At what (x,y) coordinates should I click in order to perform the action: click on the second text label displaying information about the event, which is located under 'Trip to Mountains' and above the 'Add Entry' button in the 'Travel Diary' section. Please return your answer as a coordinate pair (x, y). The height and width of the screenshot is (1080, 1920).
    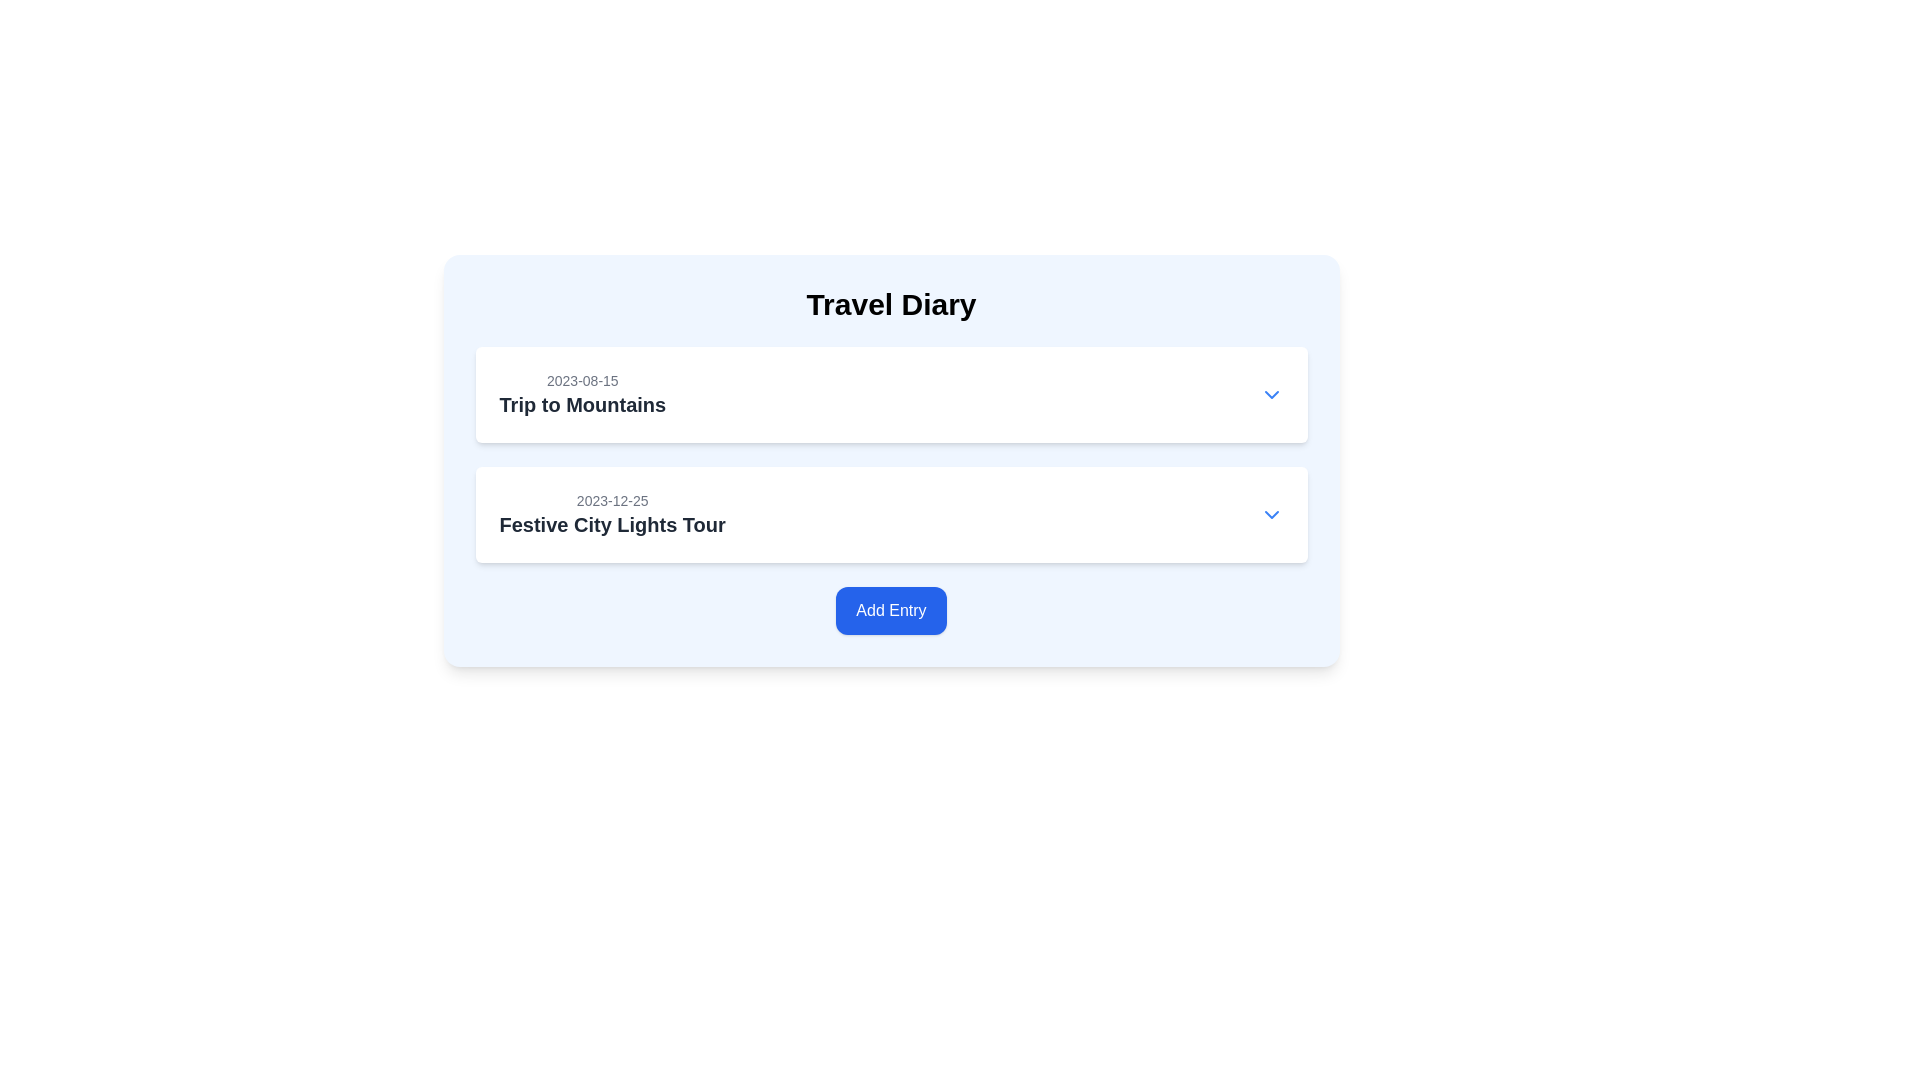
    Looking at the image, I should click on (611, 514).